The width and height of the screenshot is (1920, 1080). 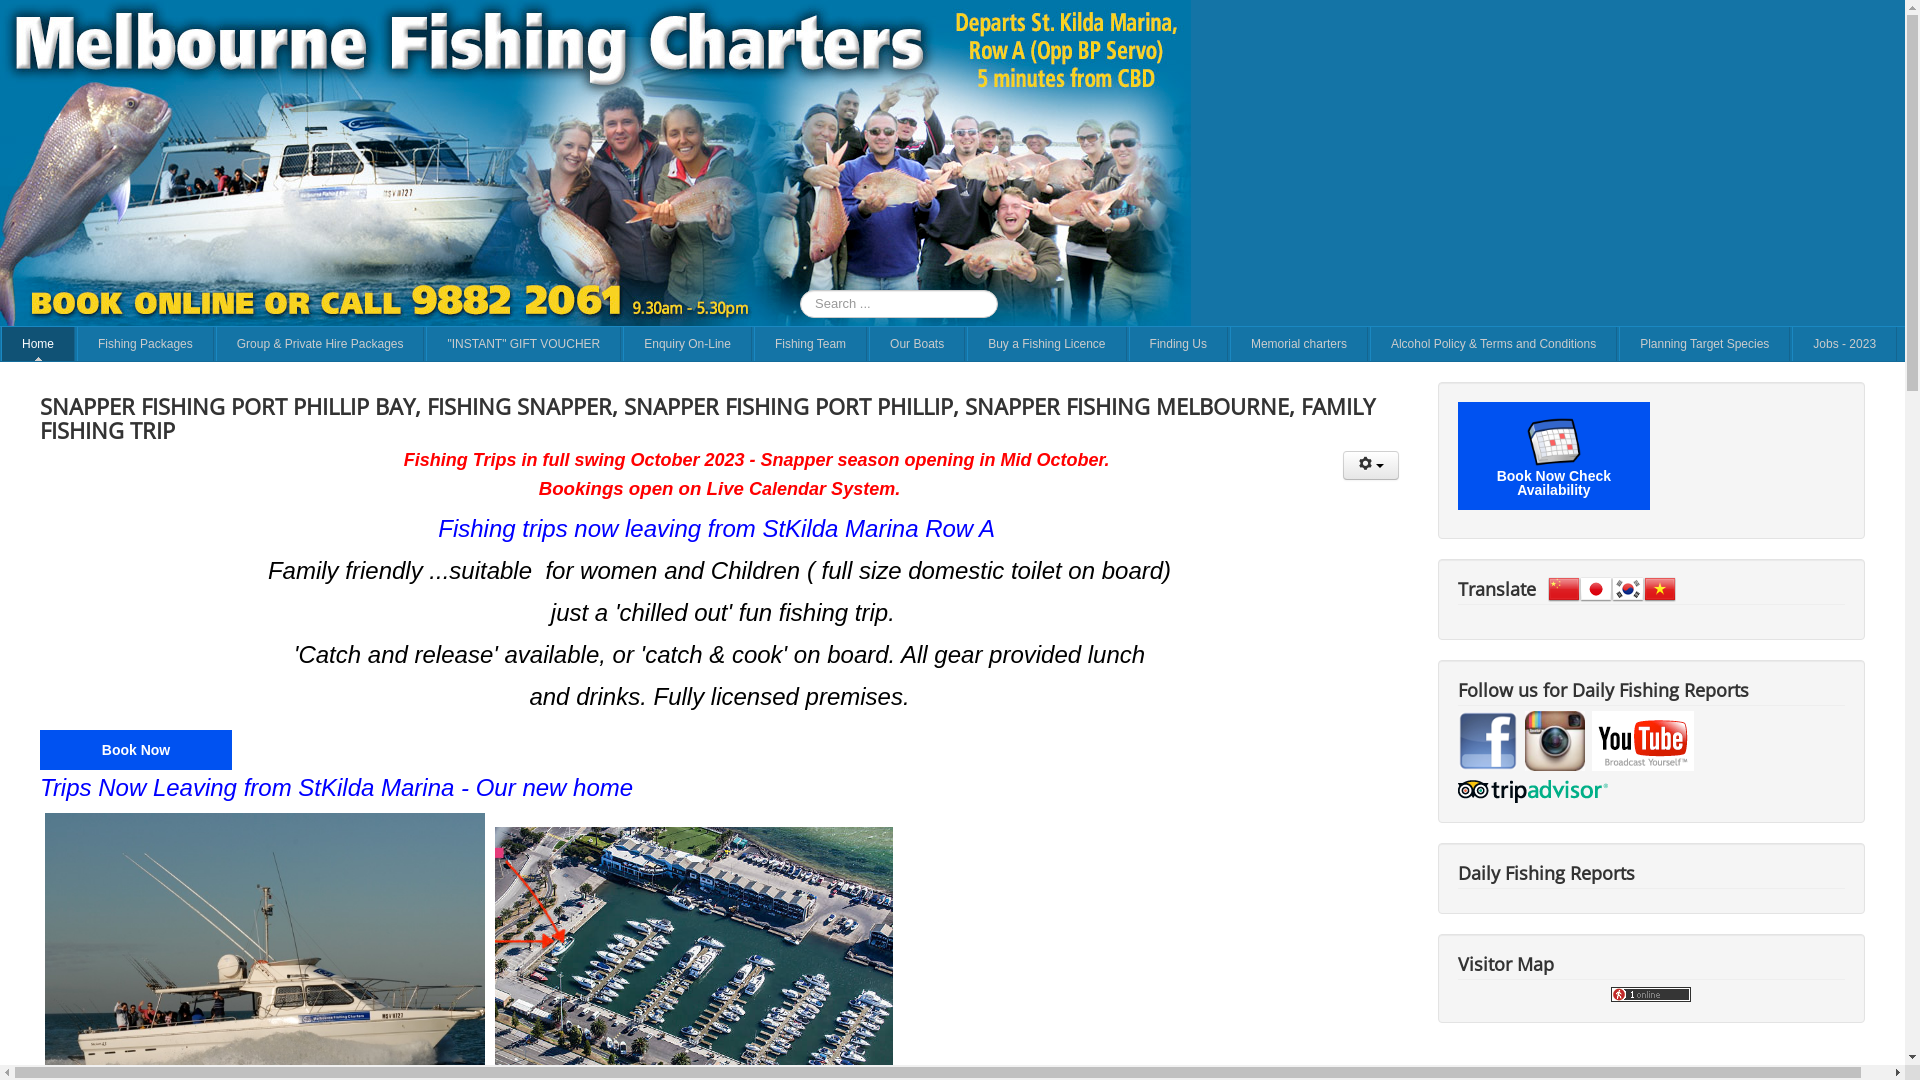 What do you see at coordinates (1458, 455) in the screenshot?
I see `'Book Now Check Availability'` at bounding box center [1458, 455].